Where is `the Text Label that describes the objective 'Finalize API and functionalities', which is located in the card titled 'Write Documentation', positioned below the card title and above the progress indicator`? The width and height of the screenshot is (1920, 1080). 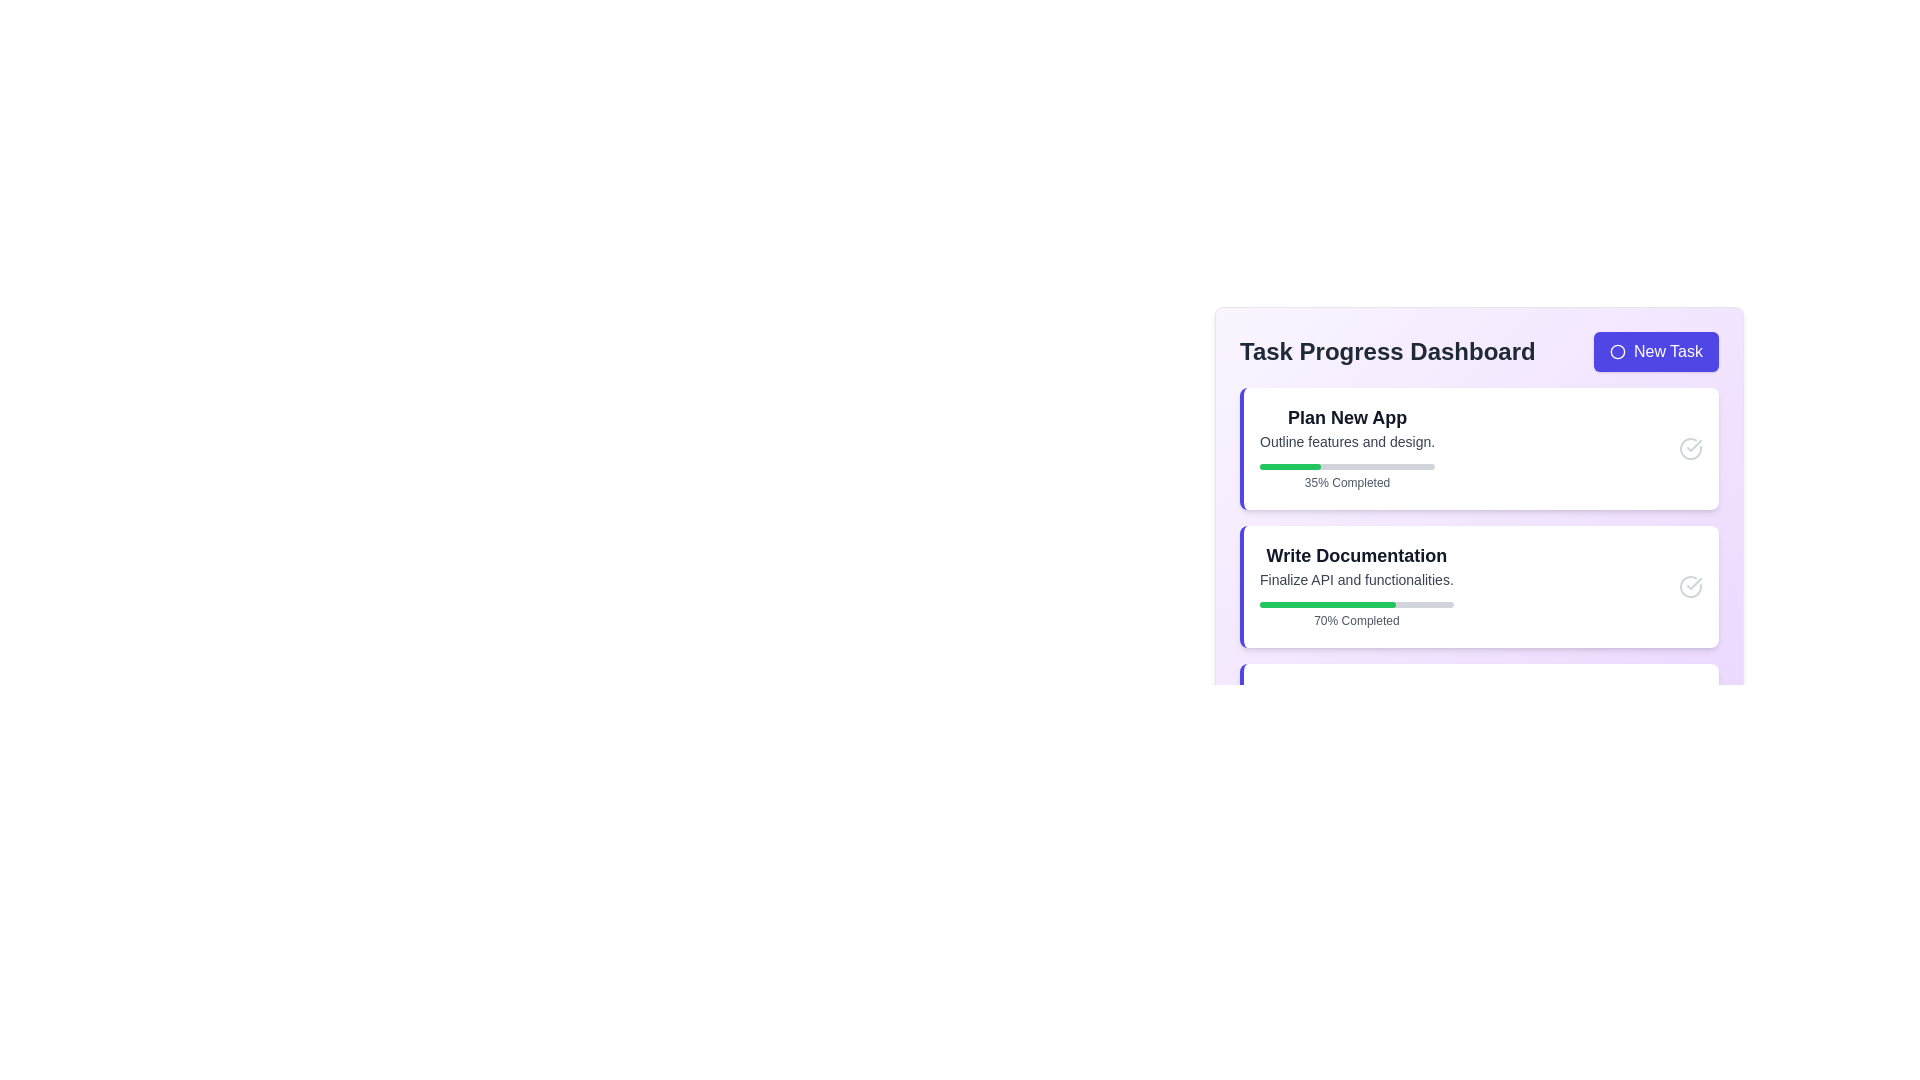 the Text Label that describes the objective 'Finalize API and functionalities', which is located in the card titled 'Write Documentation', positioned below the card title and above the progress indicator is located at coordinates (1356, 579).